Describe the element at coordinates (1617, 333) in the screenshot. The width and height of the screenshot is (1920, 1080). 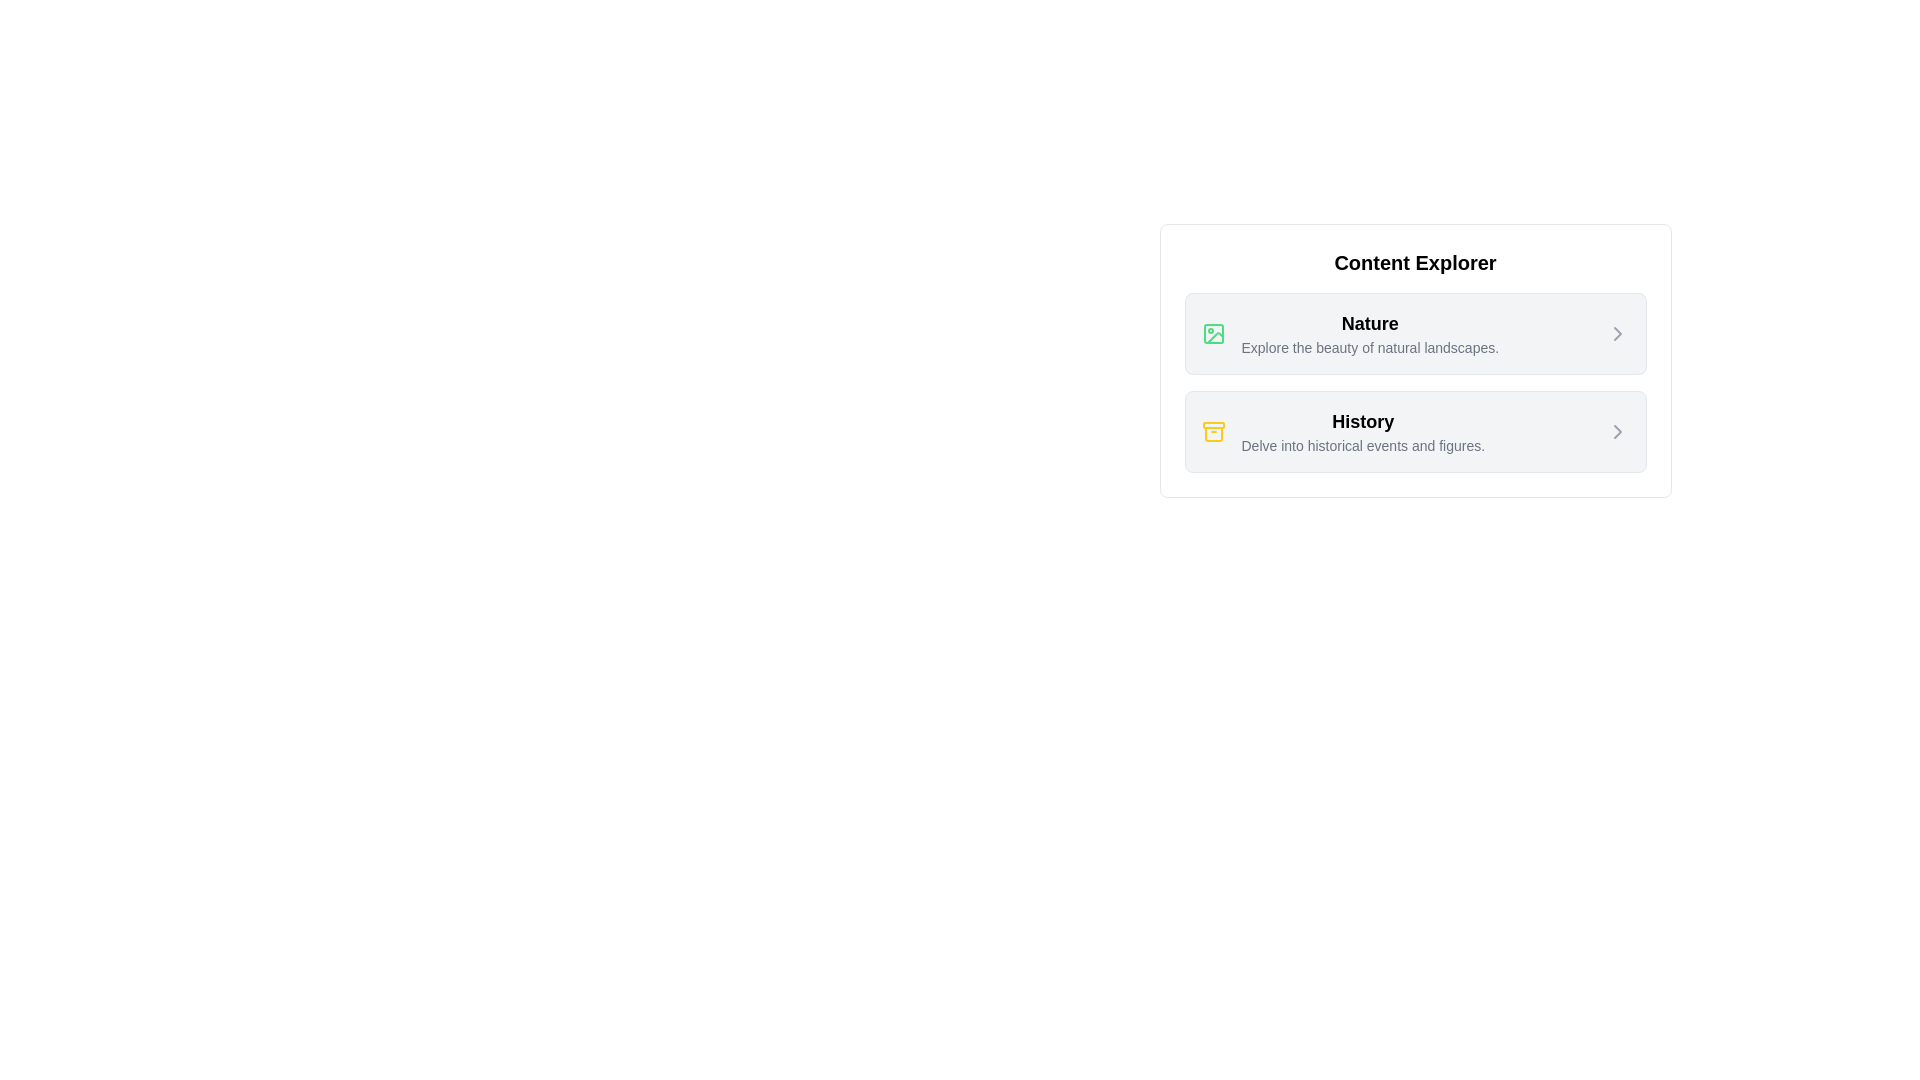
I see `the rightward-pointing gray chevron icon located at the far-right side of the 'Nature' card for potential visual feedback` at that location.